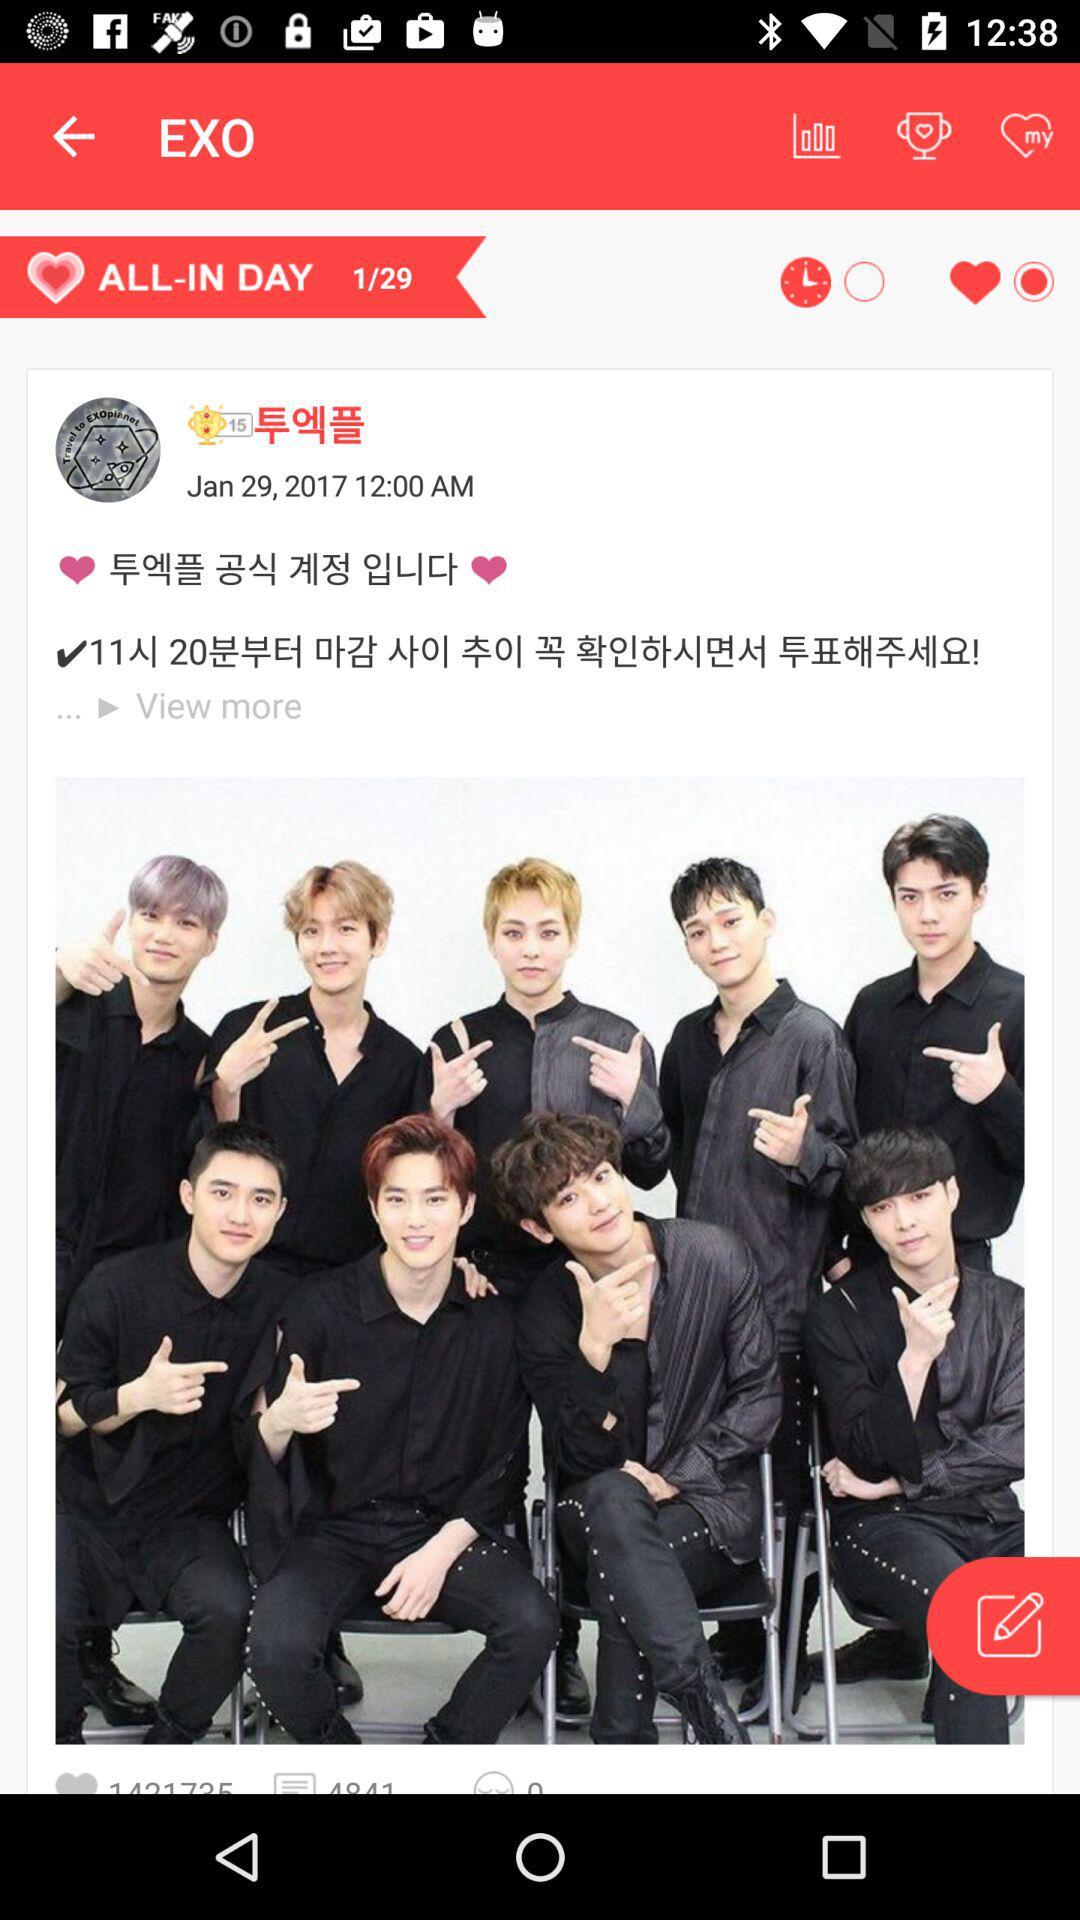  What do you see at coordinates (300, 1782) in the screenshot?
I see `icon to the right of 1421735 item` at bounding box center [300, 1782].